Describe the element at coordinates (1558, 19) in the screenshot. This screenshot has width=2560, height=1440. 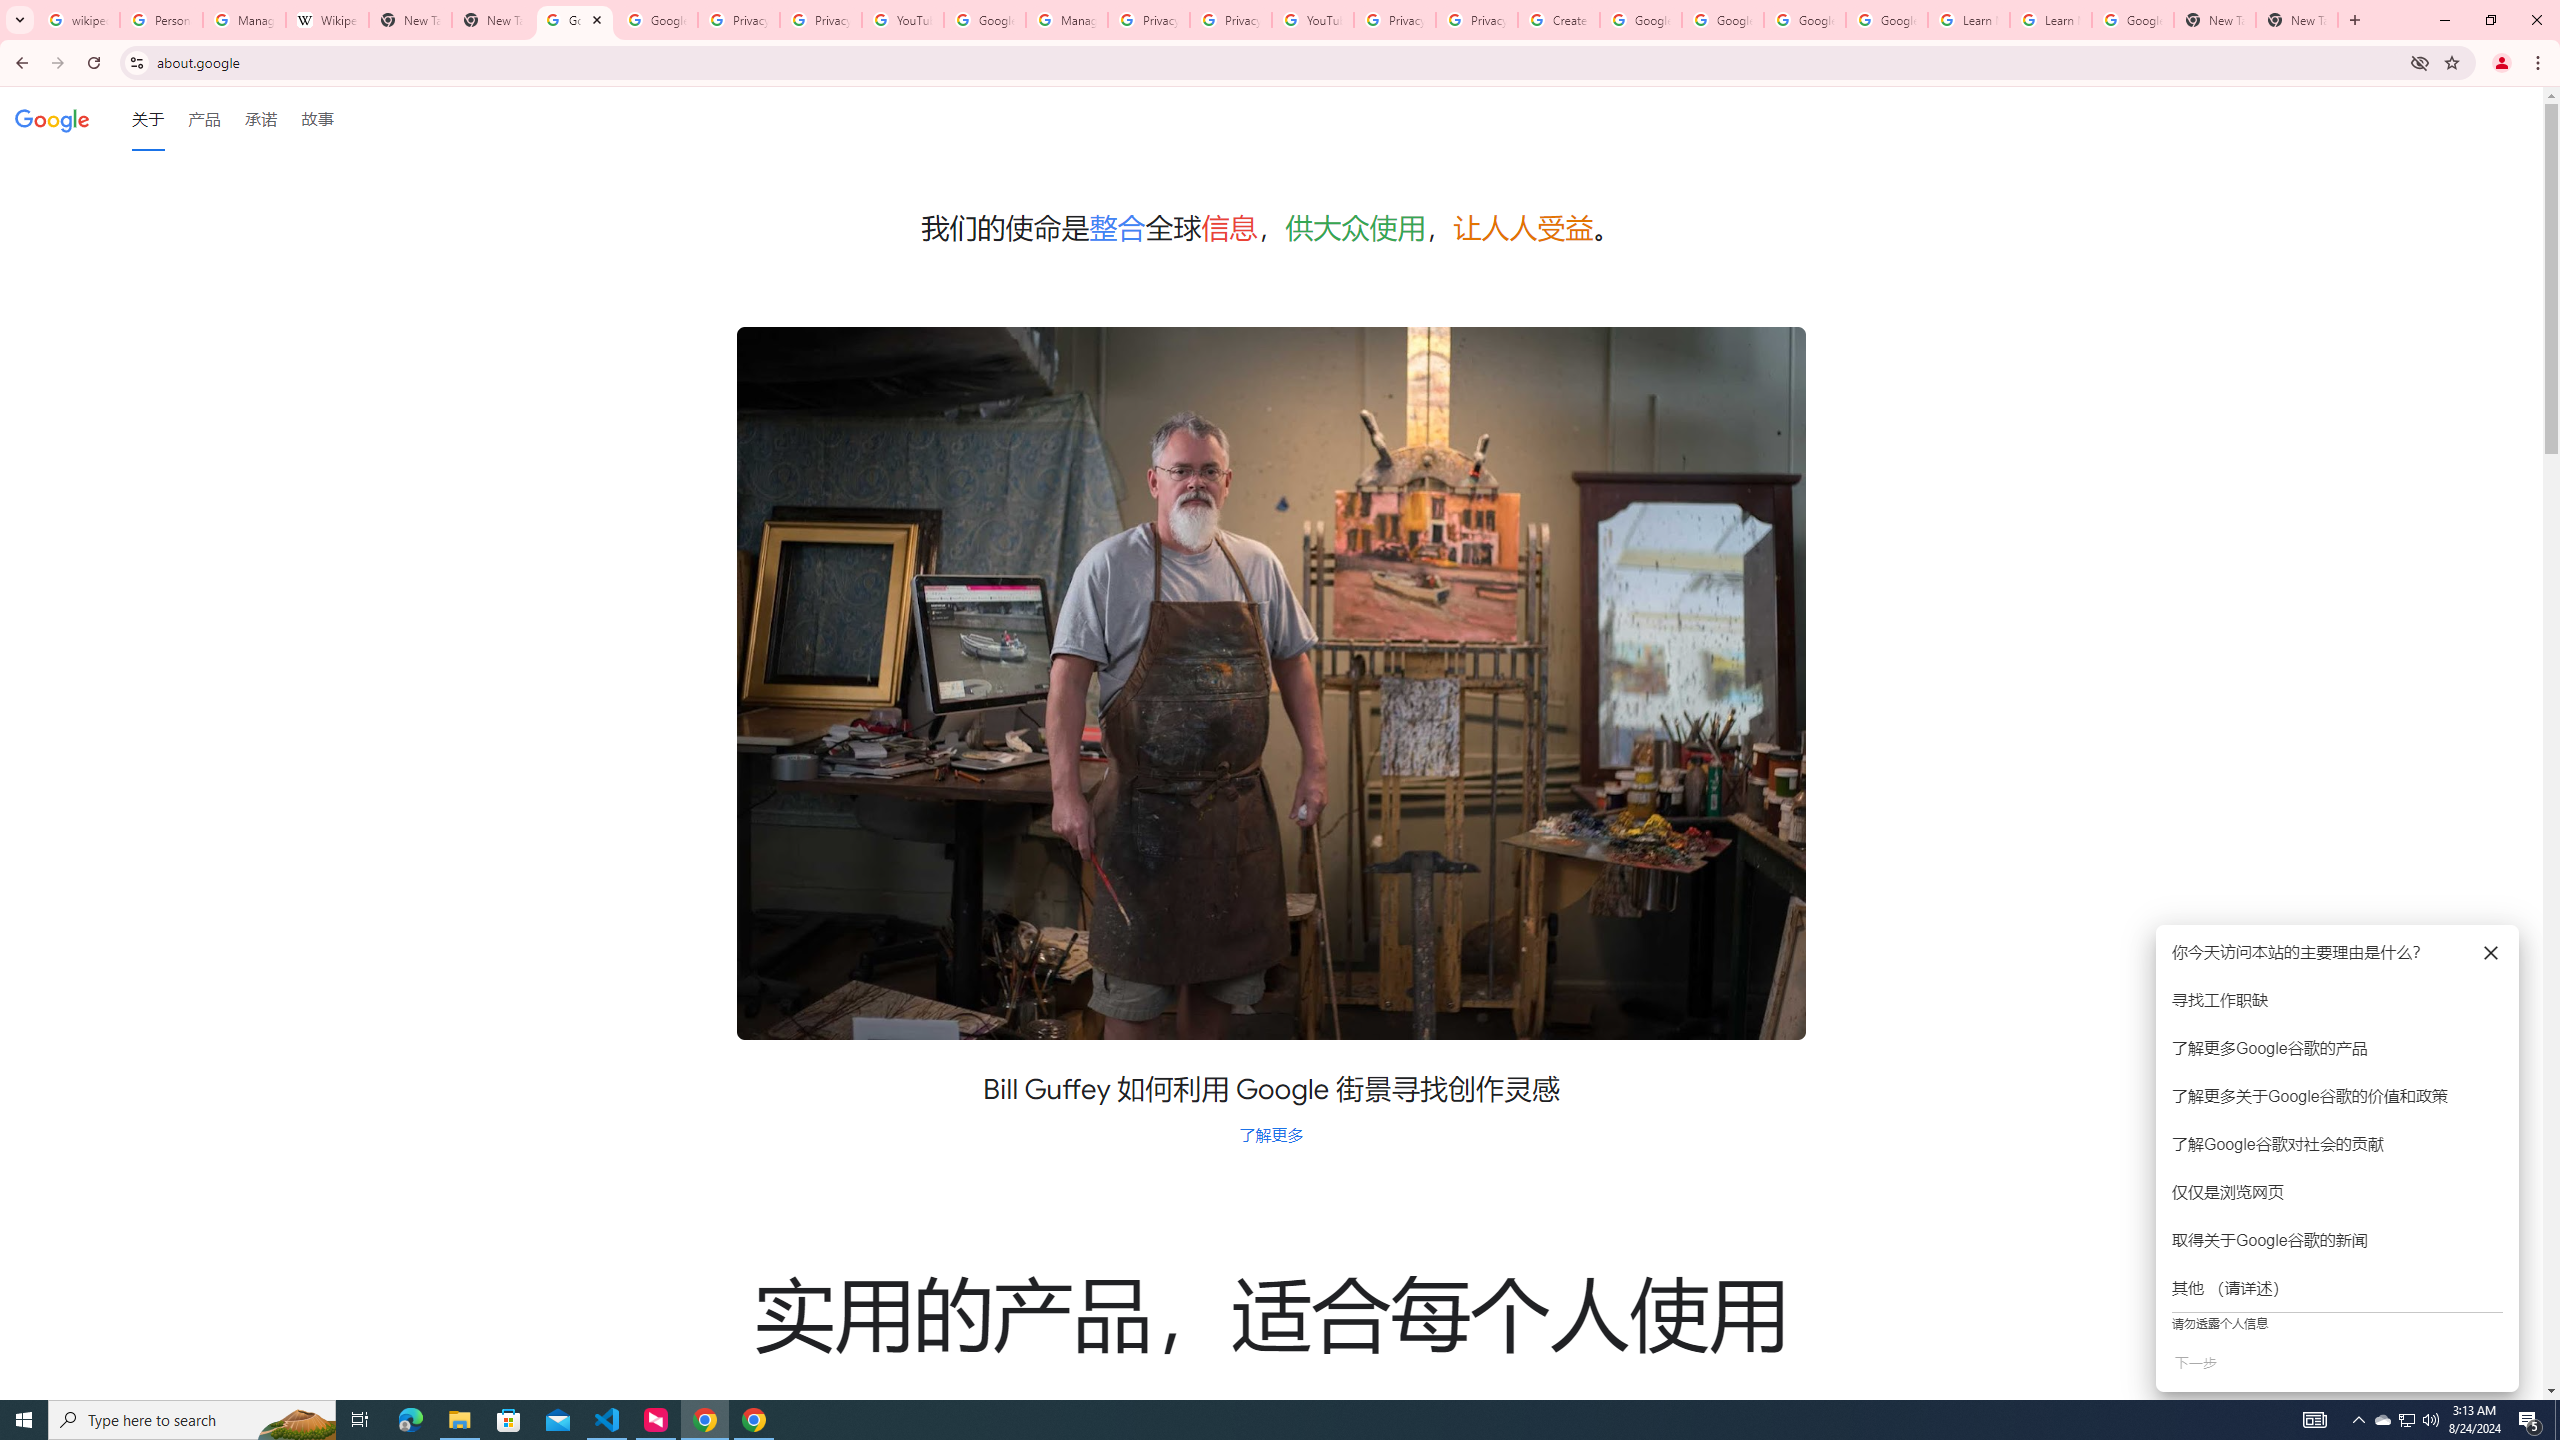
I see `'Create your Google Account'` at that location.